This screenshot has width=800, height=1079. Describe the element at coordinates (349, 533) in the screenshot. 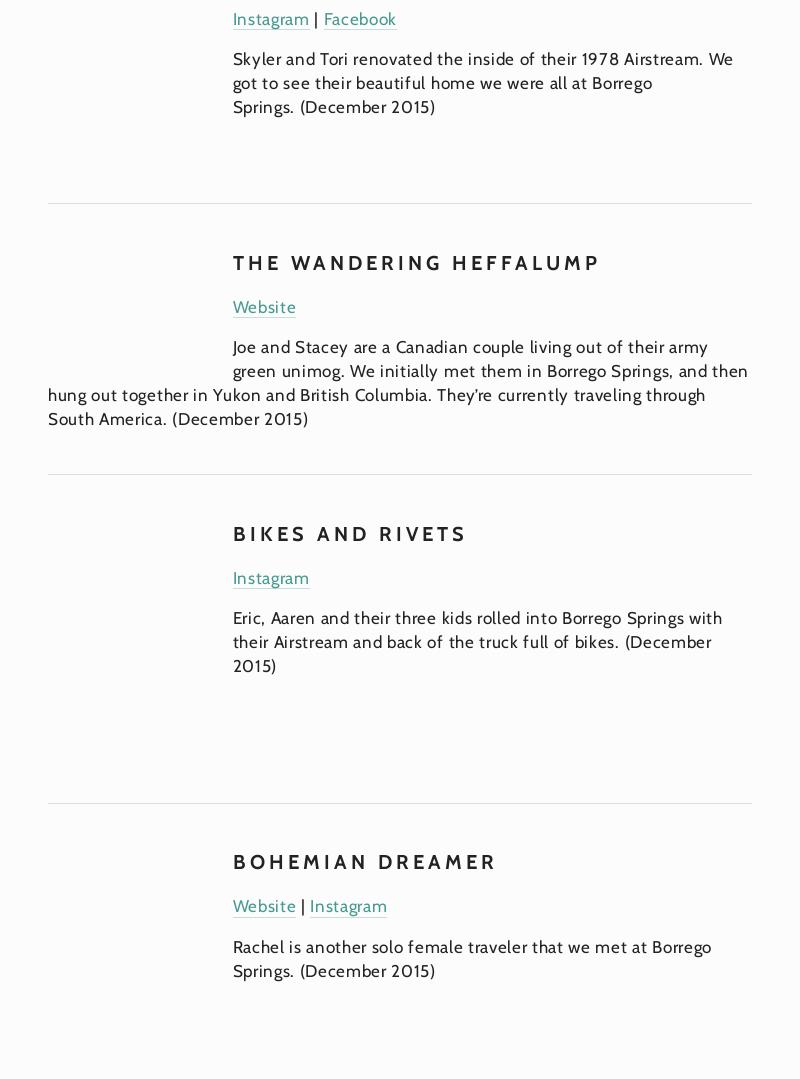

I see `'Bikes and Rivets'` at that location.